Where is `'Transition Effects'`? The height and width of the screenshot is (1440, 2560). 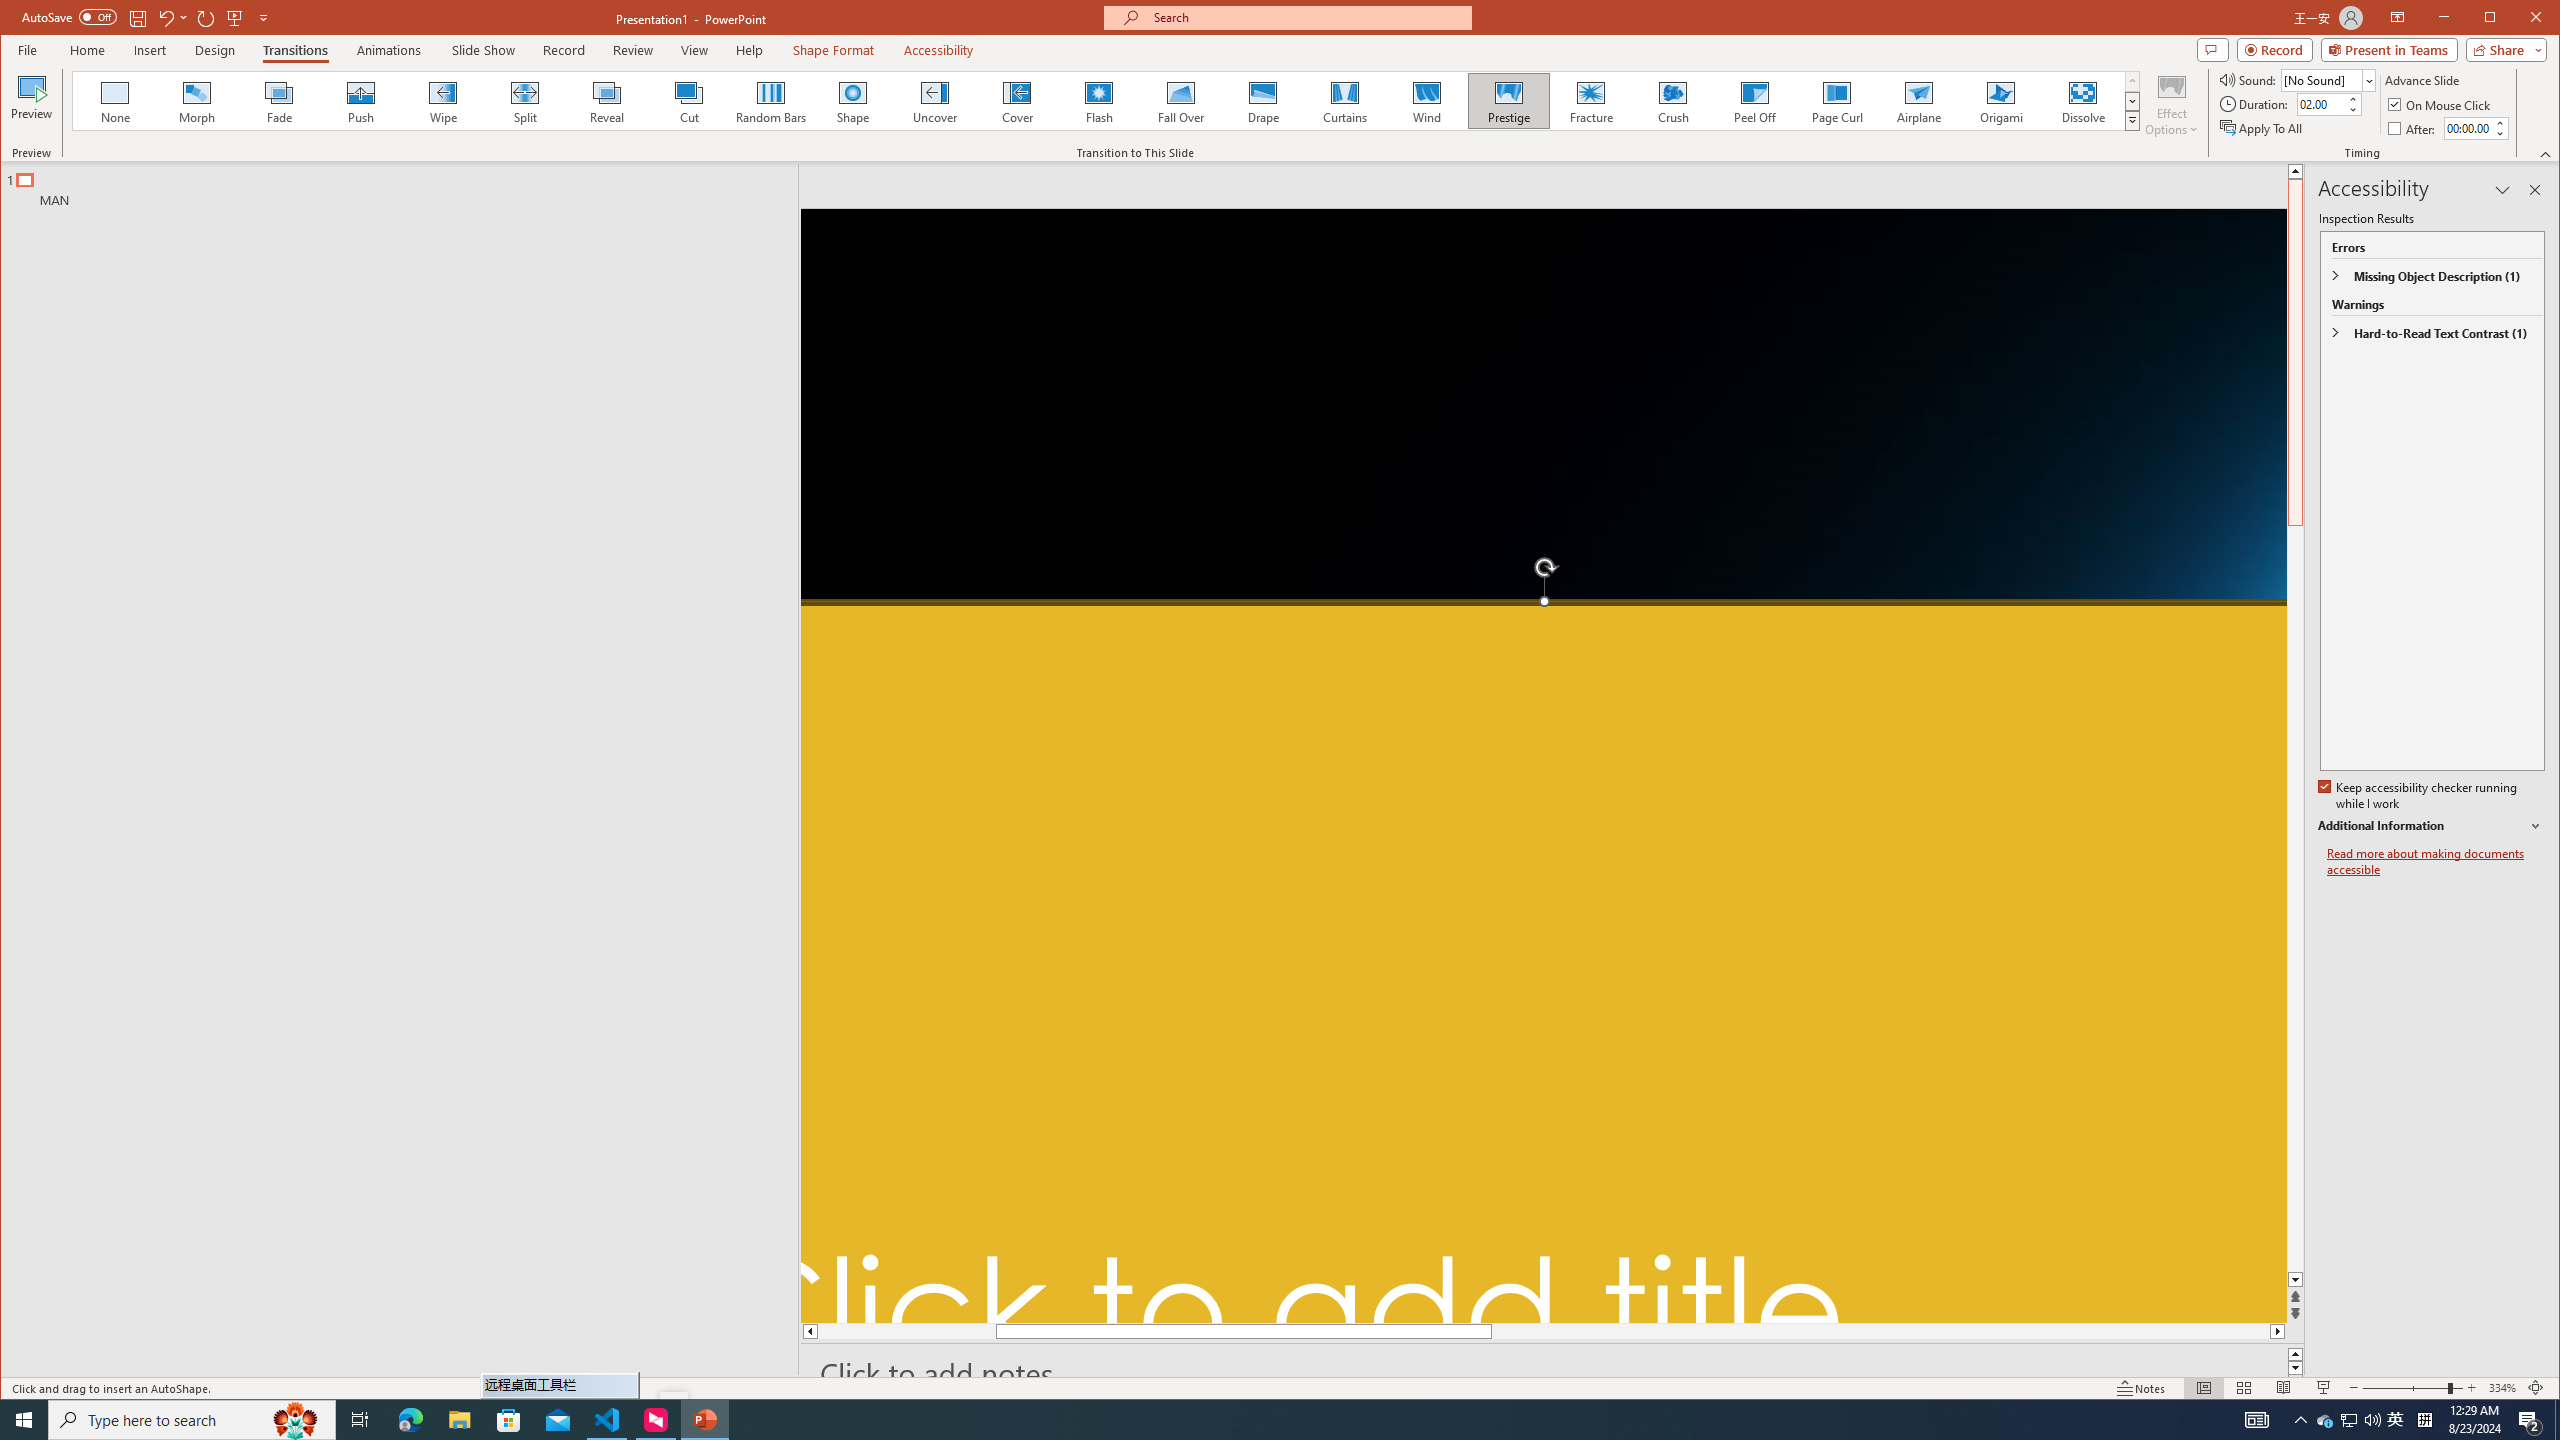 'Transition Effects' is located at coordinates (2131, 119).